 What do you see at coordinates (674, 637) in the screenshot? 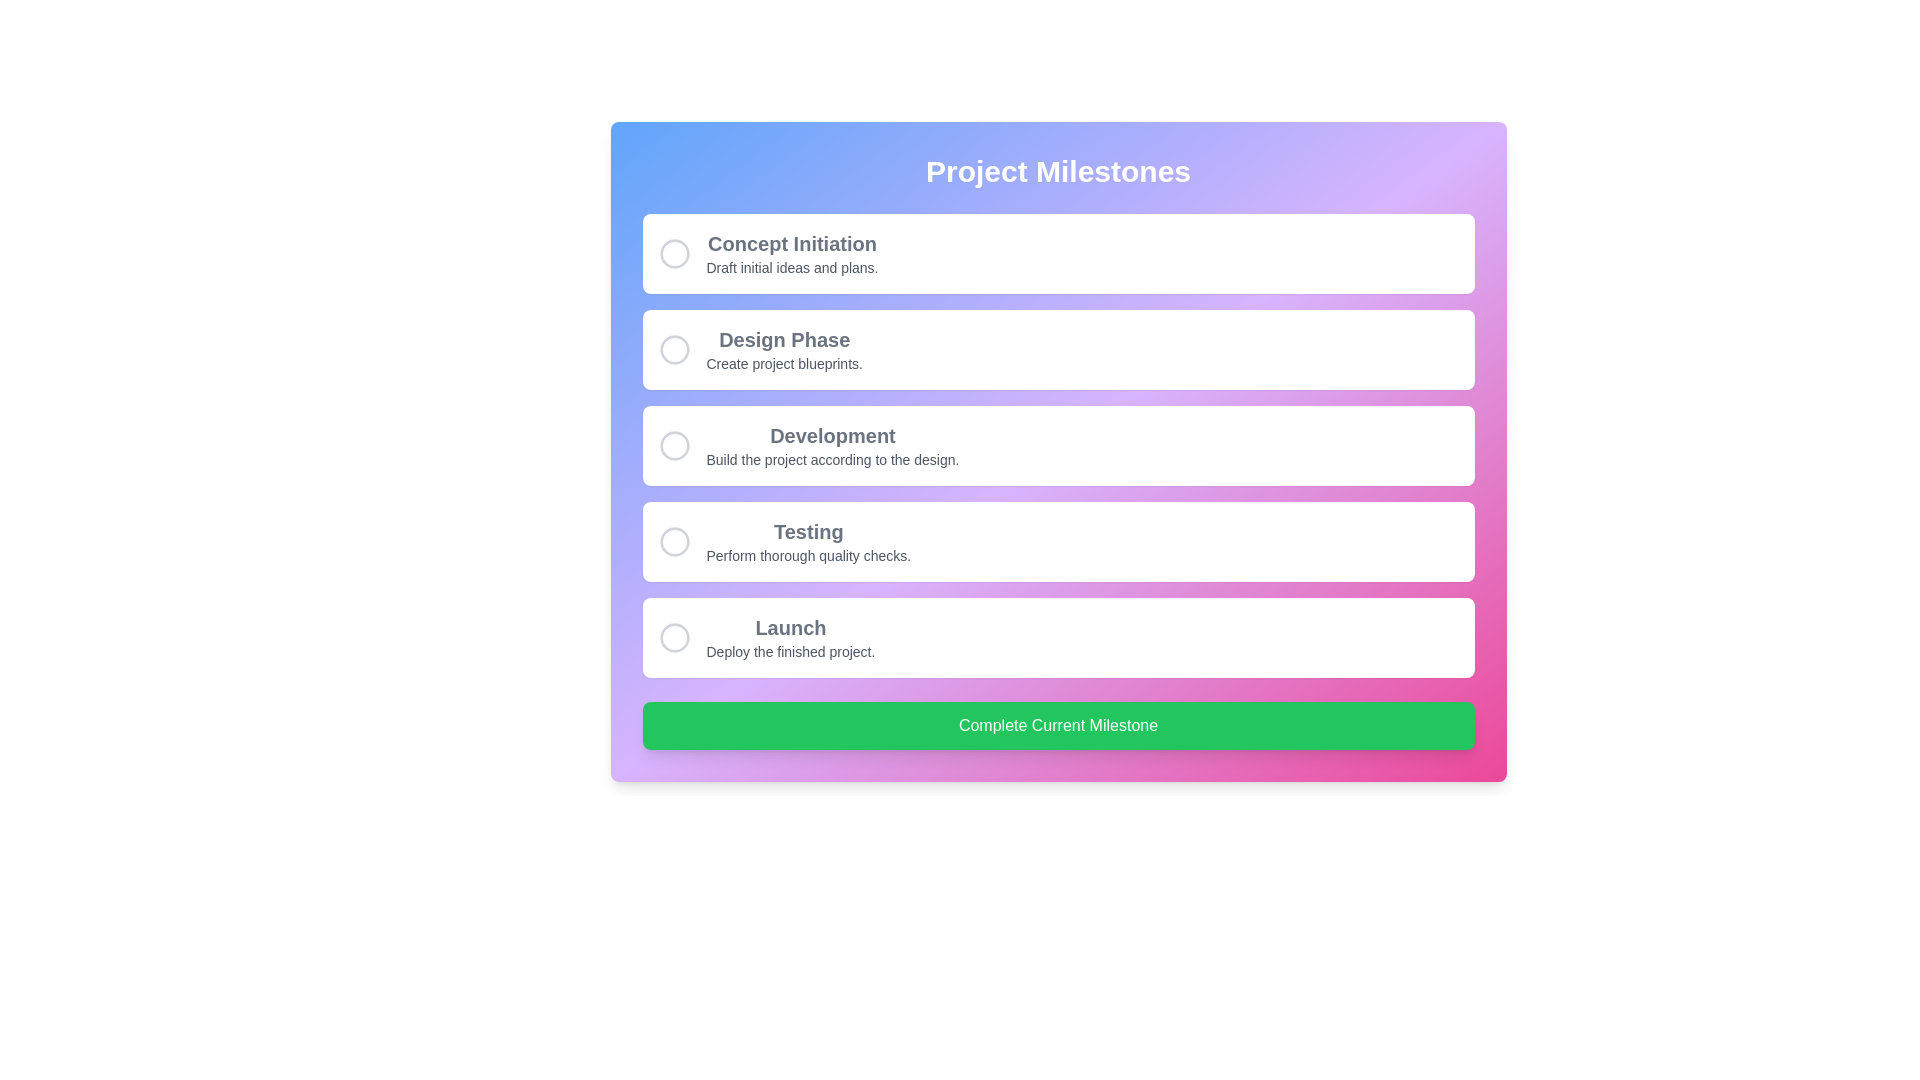
I see `the circular icon representing the 'Launch' milestone to indicate its status or completion` at bounding box center [674, 637].